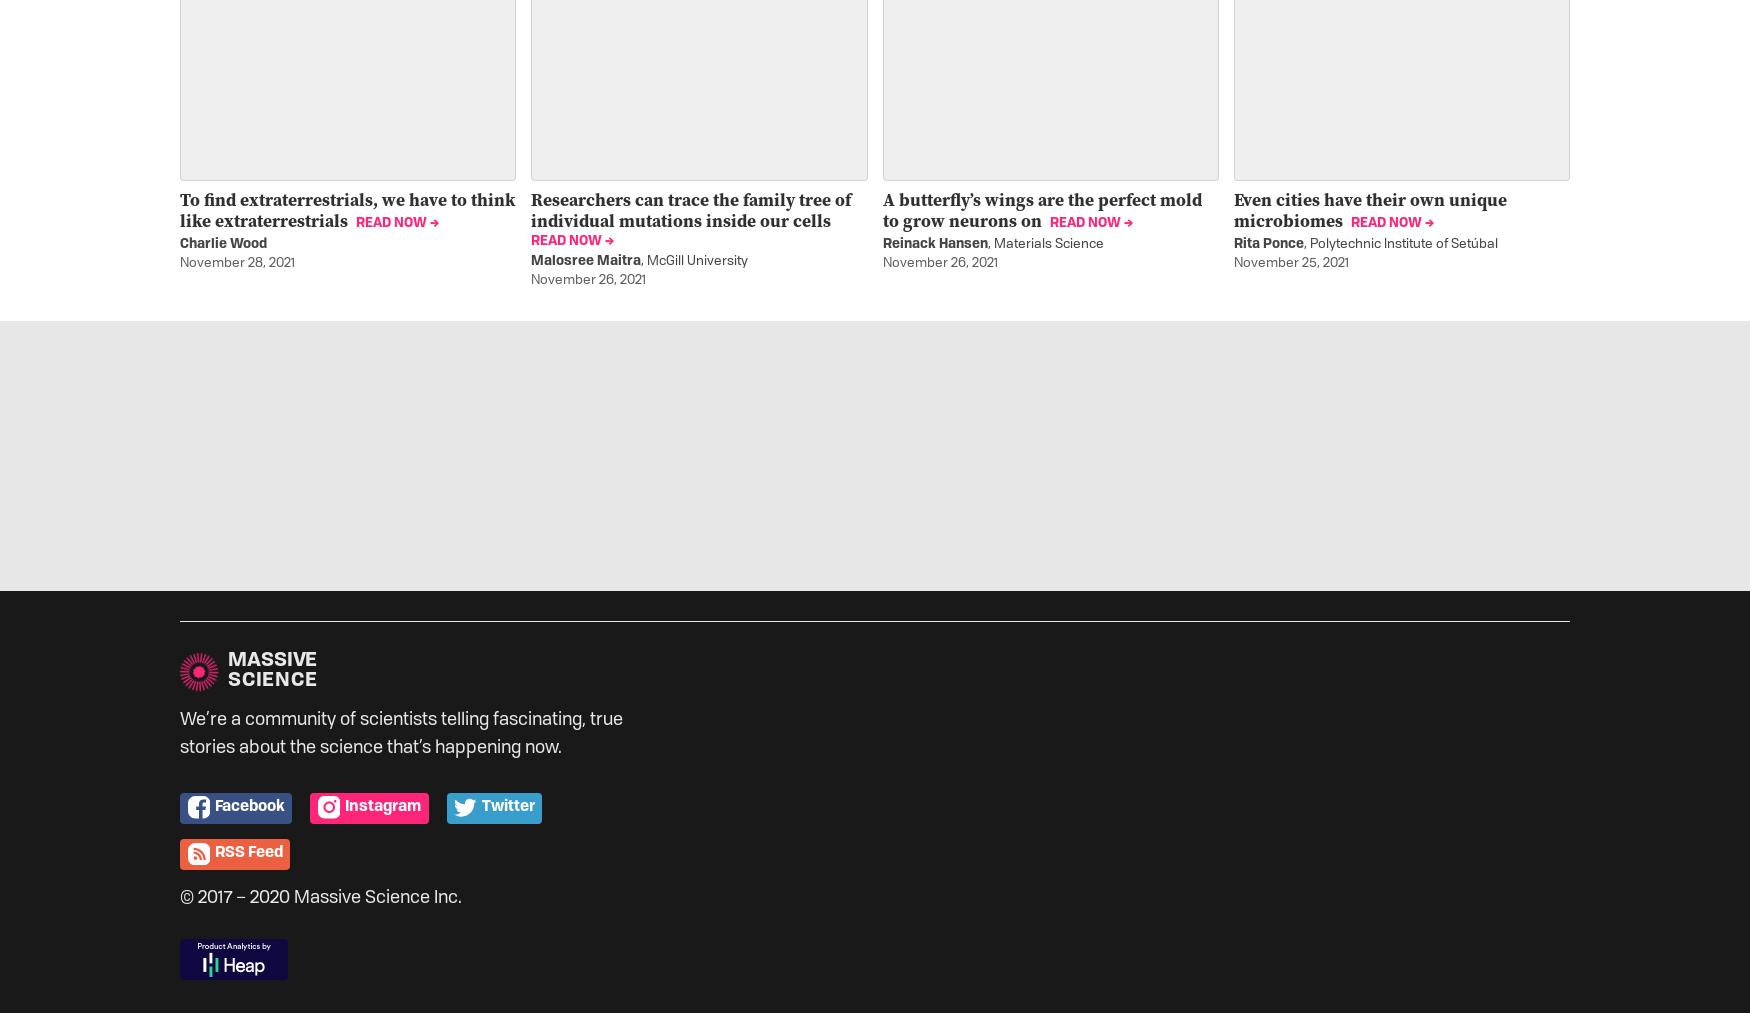 The width and height of the screenshot is (1750, 1013). I want to click on 'To find extraterrestrials, we have to think like extraterrestrials', so click(347, 208).